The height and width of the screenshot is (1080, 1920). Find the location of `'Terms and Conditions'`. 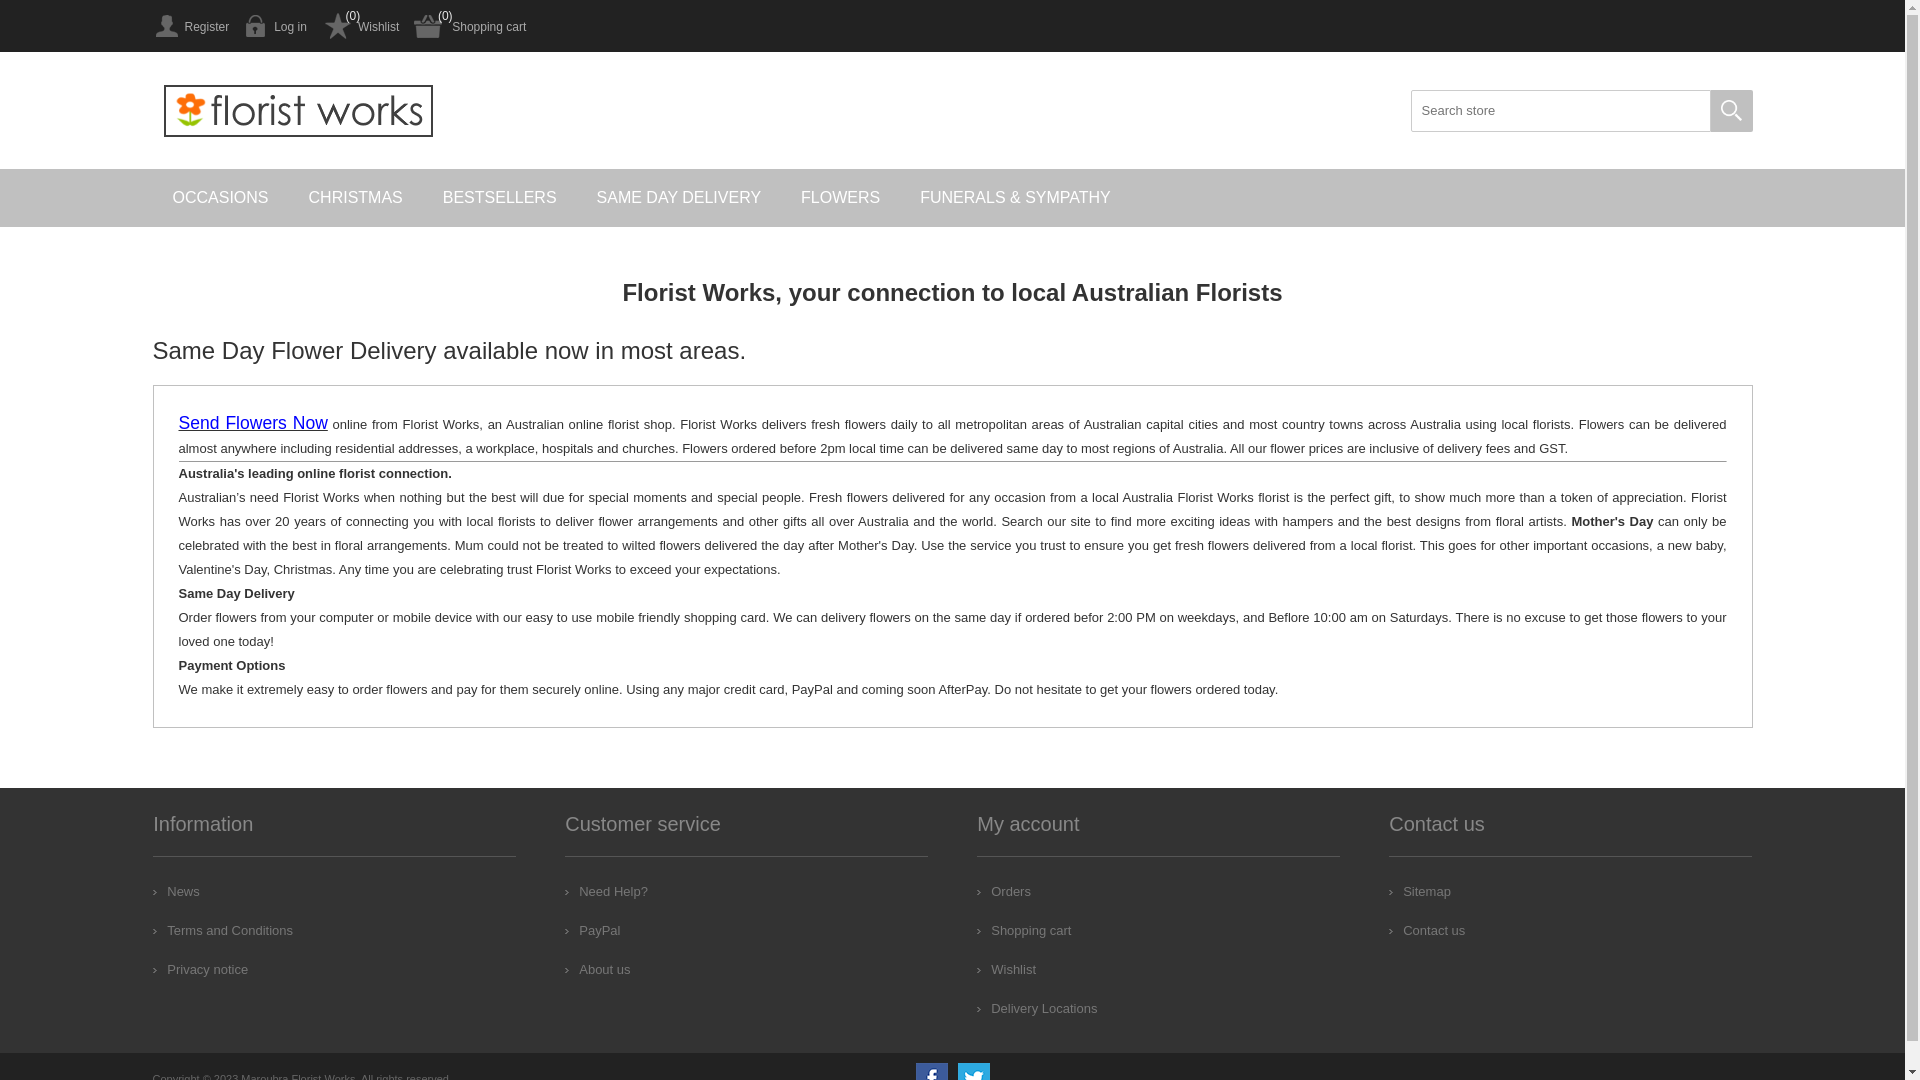

'Terms and Conditions' is located at coordinates (152, 930).